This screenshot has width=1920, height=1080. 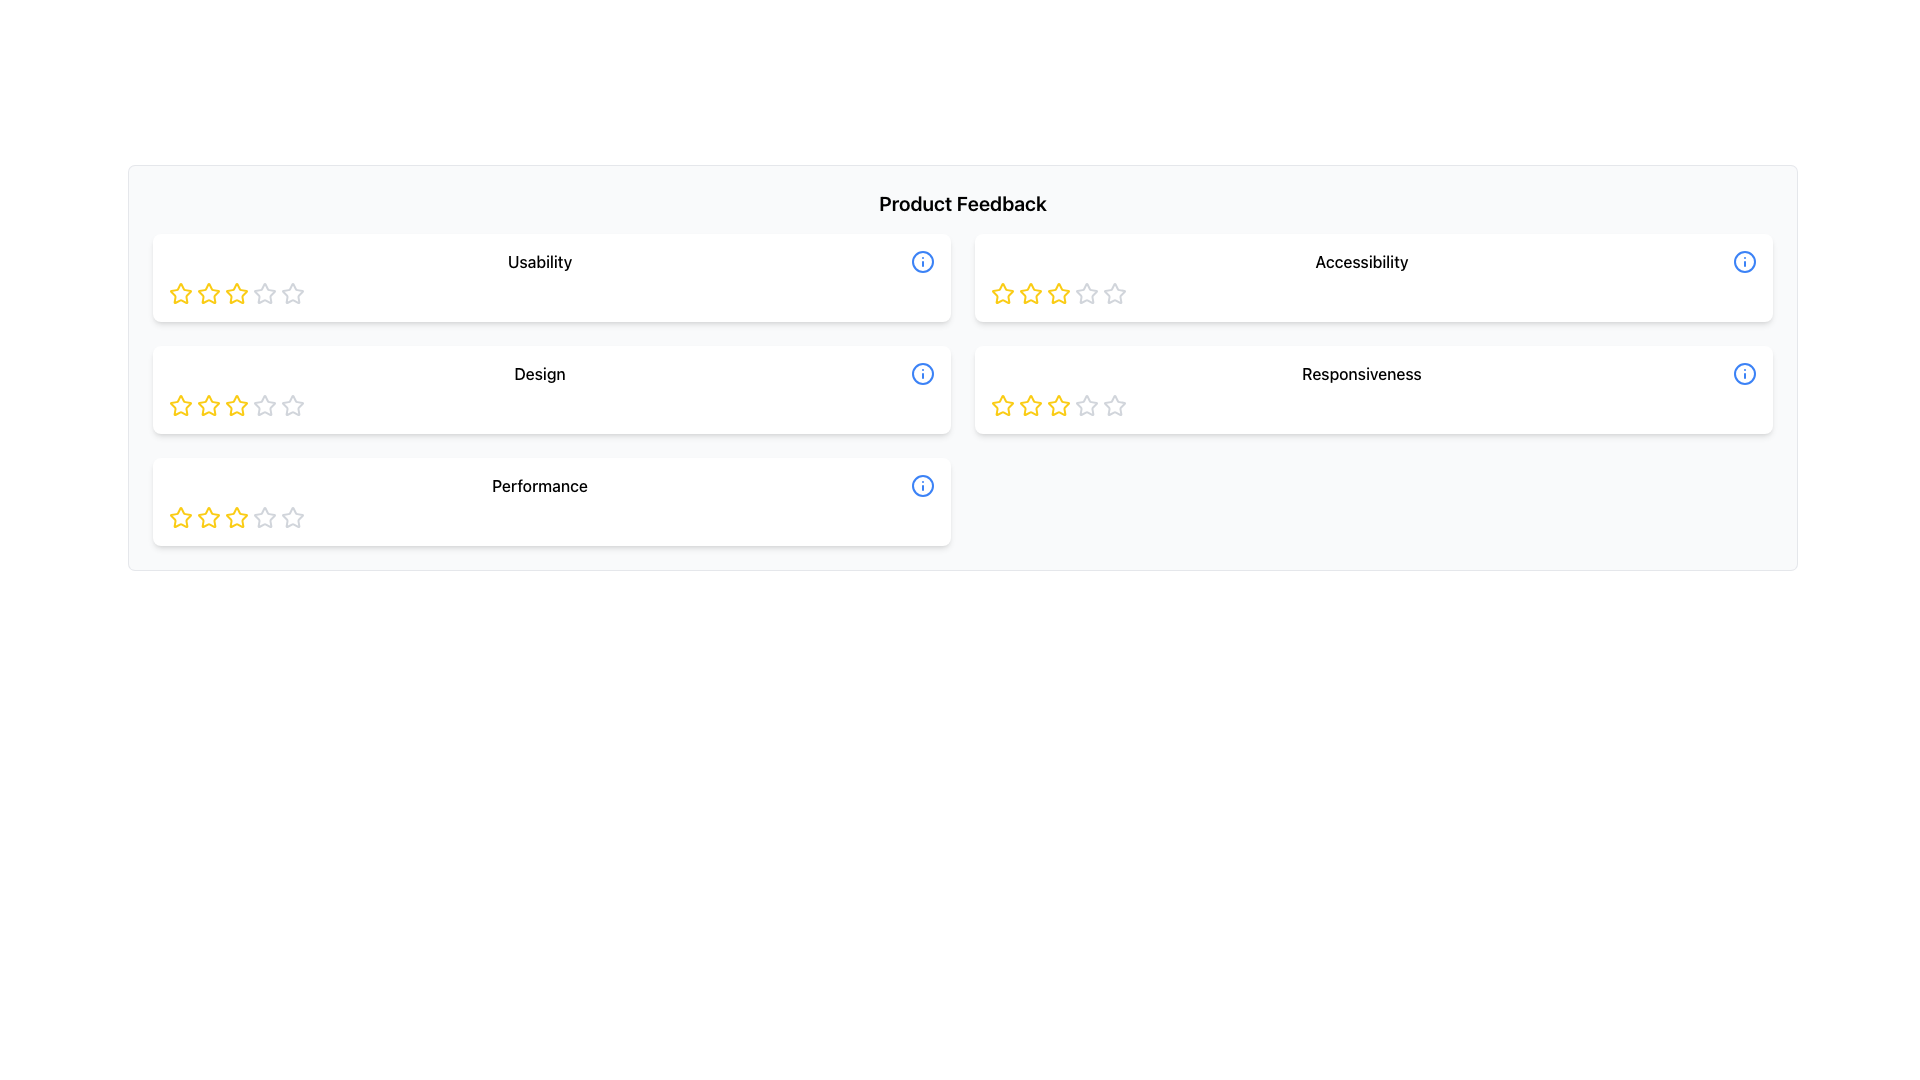 What do you see at coordinates (181, 293) in the screenshot?
I see `the first star icon in the Usability rating row to set or view the rating` at bounding box center [181, 293].